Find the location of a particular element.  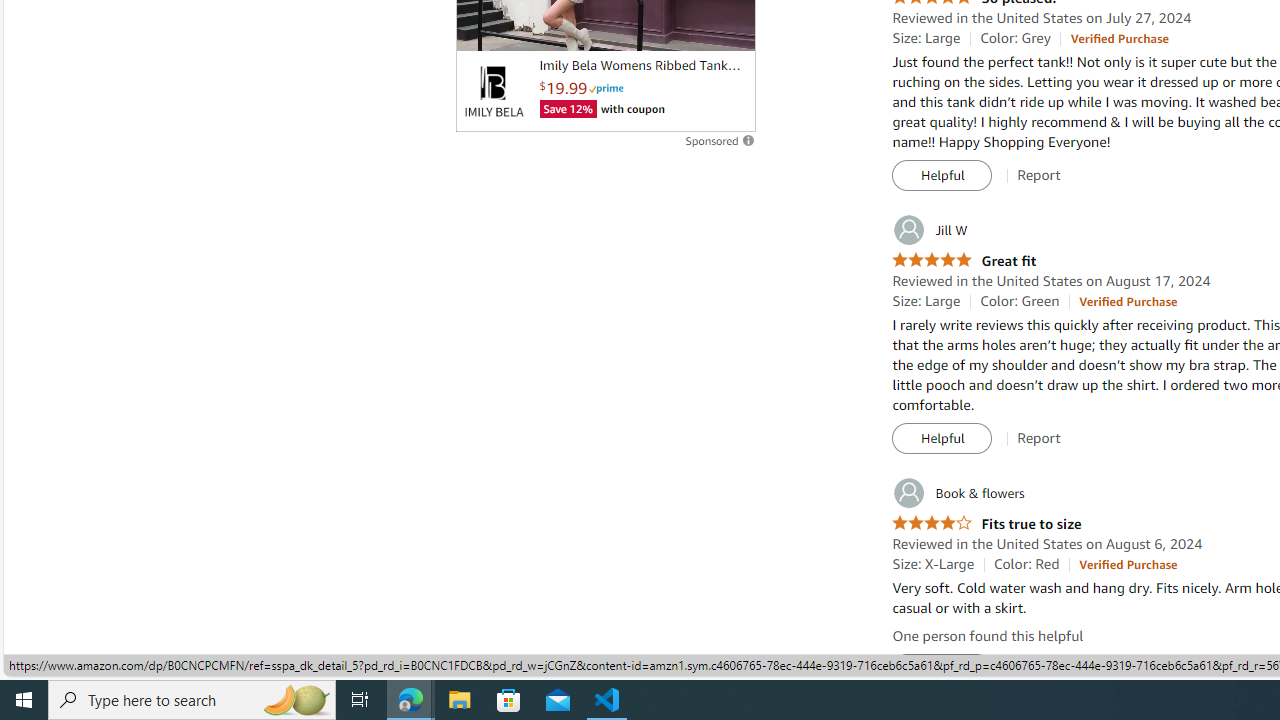

'Prime' is located at coordinates (605, 87).